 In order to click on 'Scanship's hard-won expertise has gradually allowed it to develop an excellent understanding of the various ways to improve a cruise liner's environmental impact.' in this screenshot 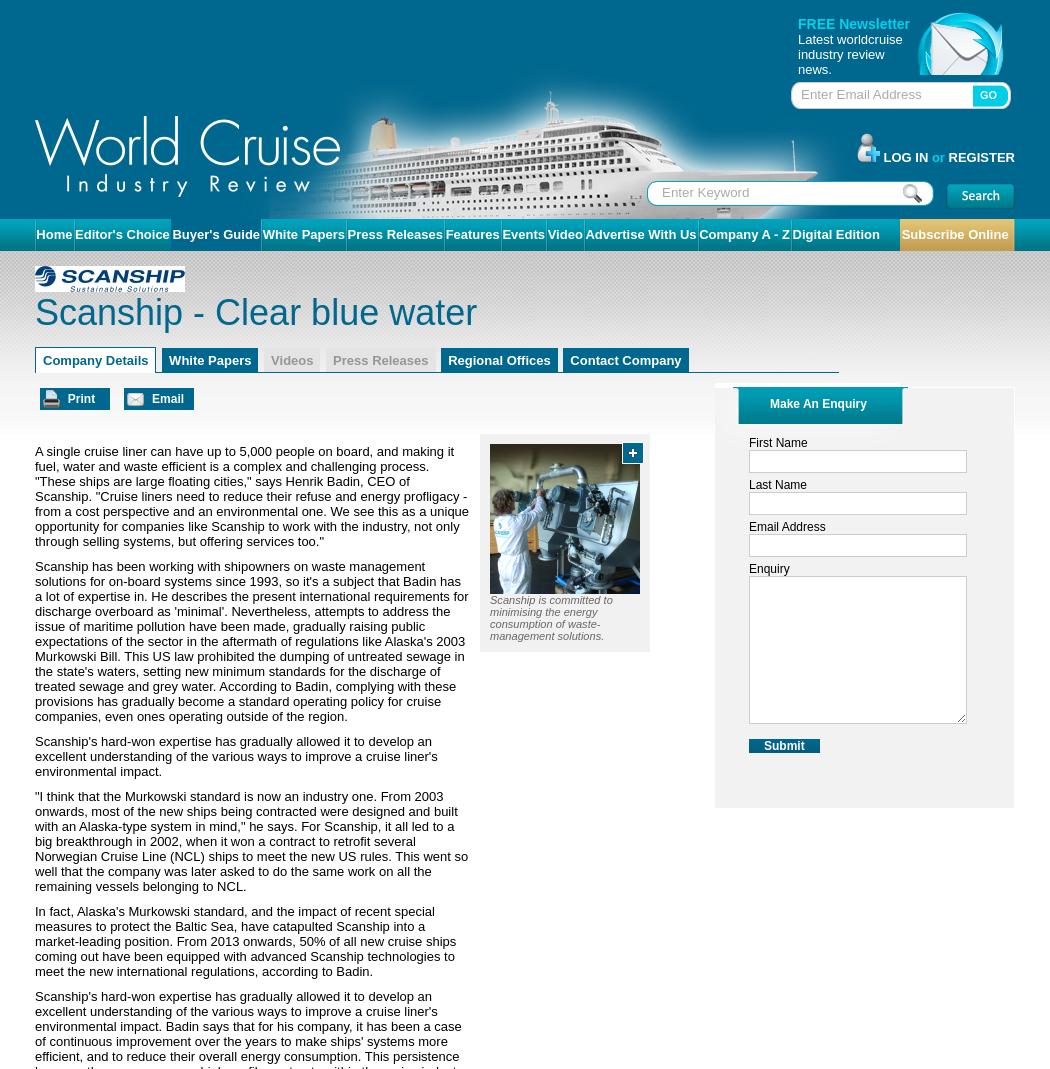, I will do `click(34, 756)`.